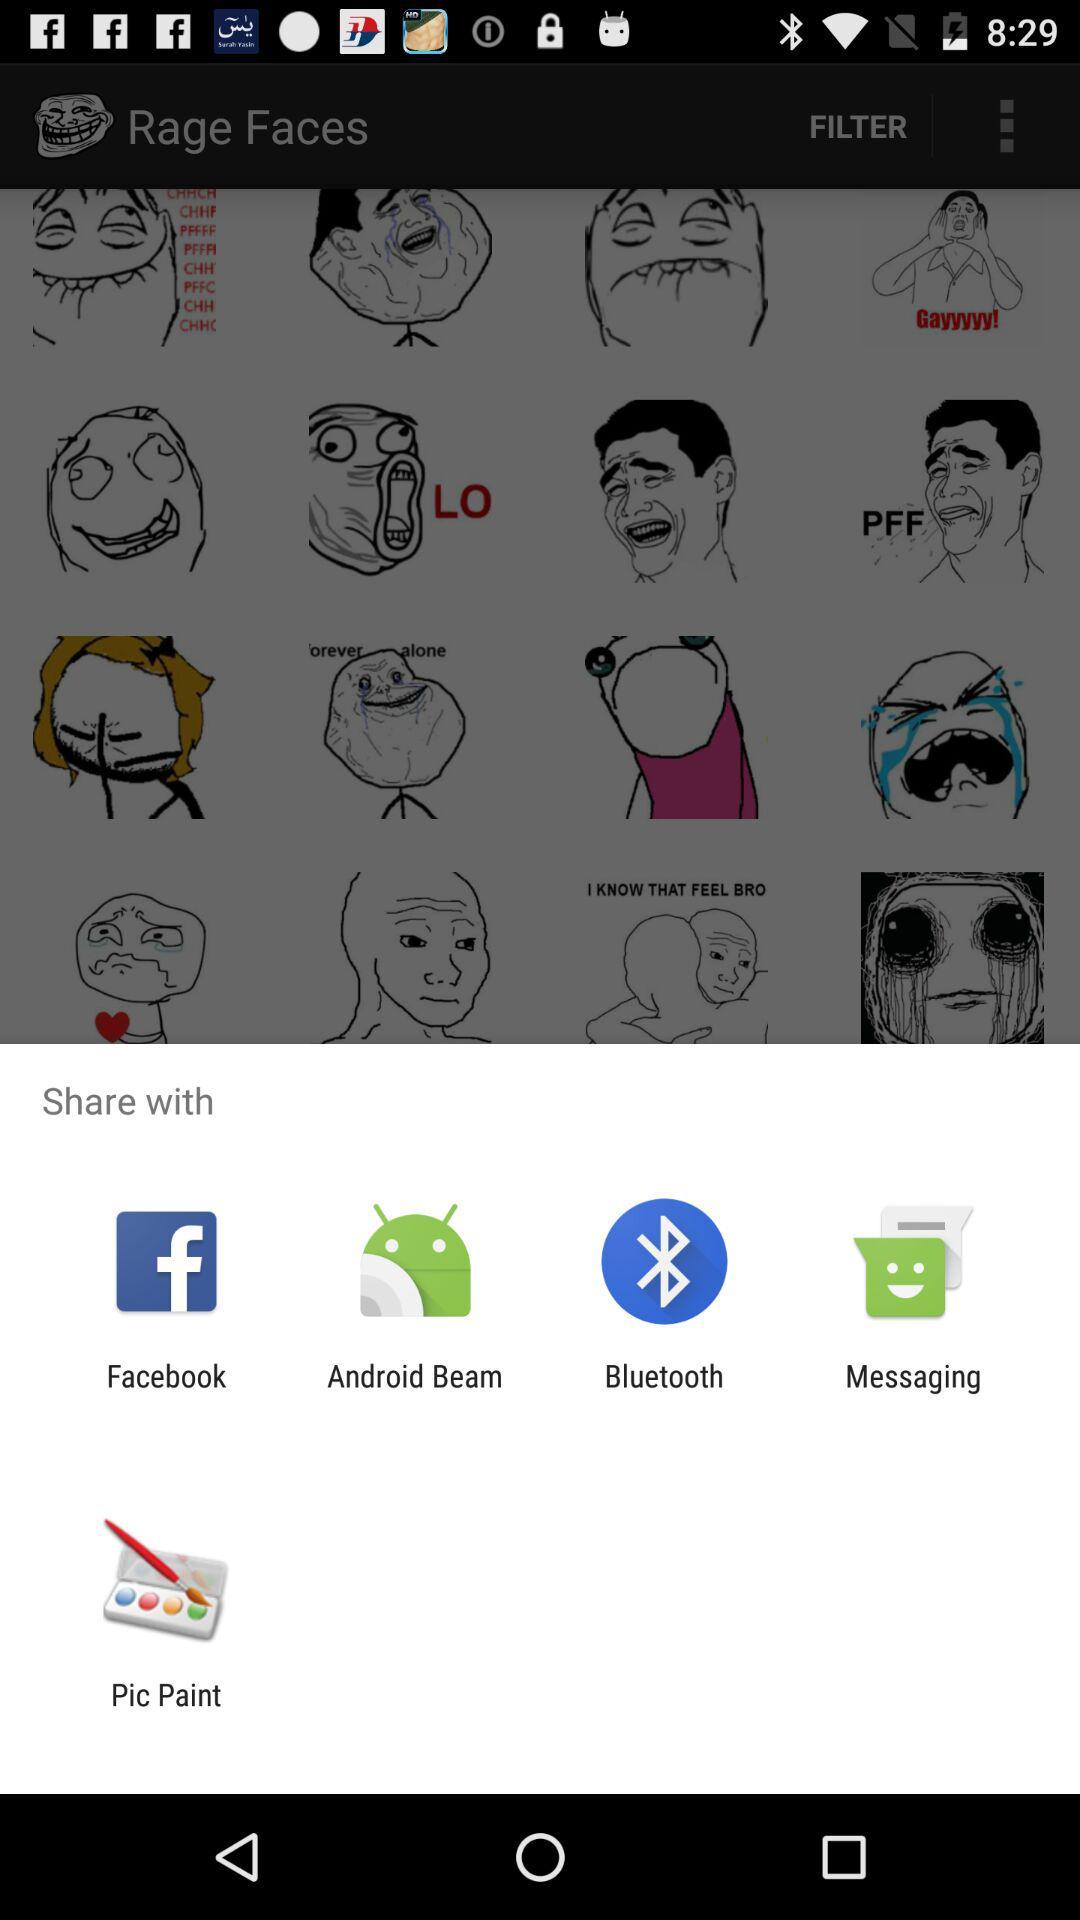 The width and height of the screenshot is (1080, 1920). I want to click on icon to the right of the facebook item, so click(414, 1392).